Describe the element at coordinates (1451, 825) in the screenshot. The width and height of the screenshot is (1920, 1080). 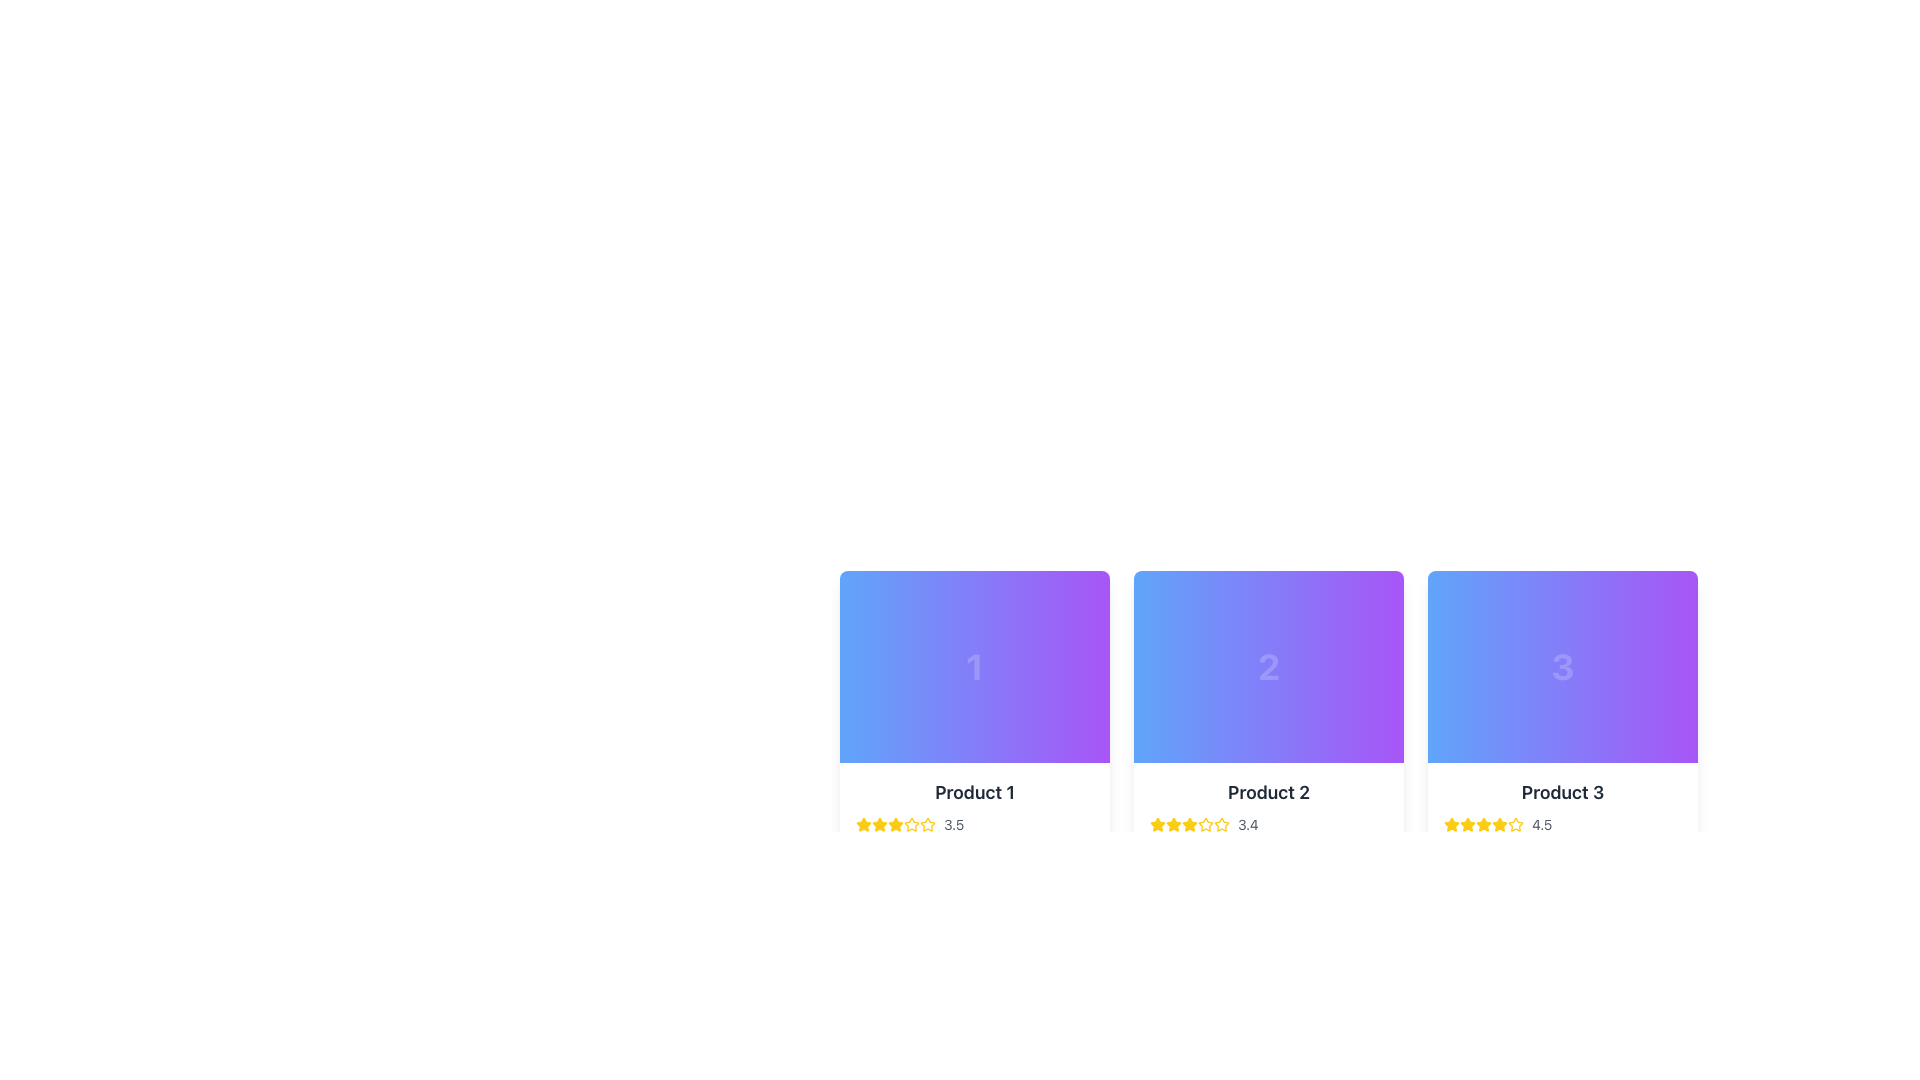
I see `the first star icon in the rating system for 'Product 3', which is located in the third column of product cards` at that location.